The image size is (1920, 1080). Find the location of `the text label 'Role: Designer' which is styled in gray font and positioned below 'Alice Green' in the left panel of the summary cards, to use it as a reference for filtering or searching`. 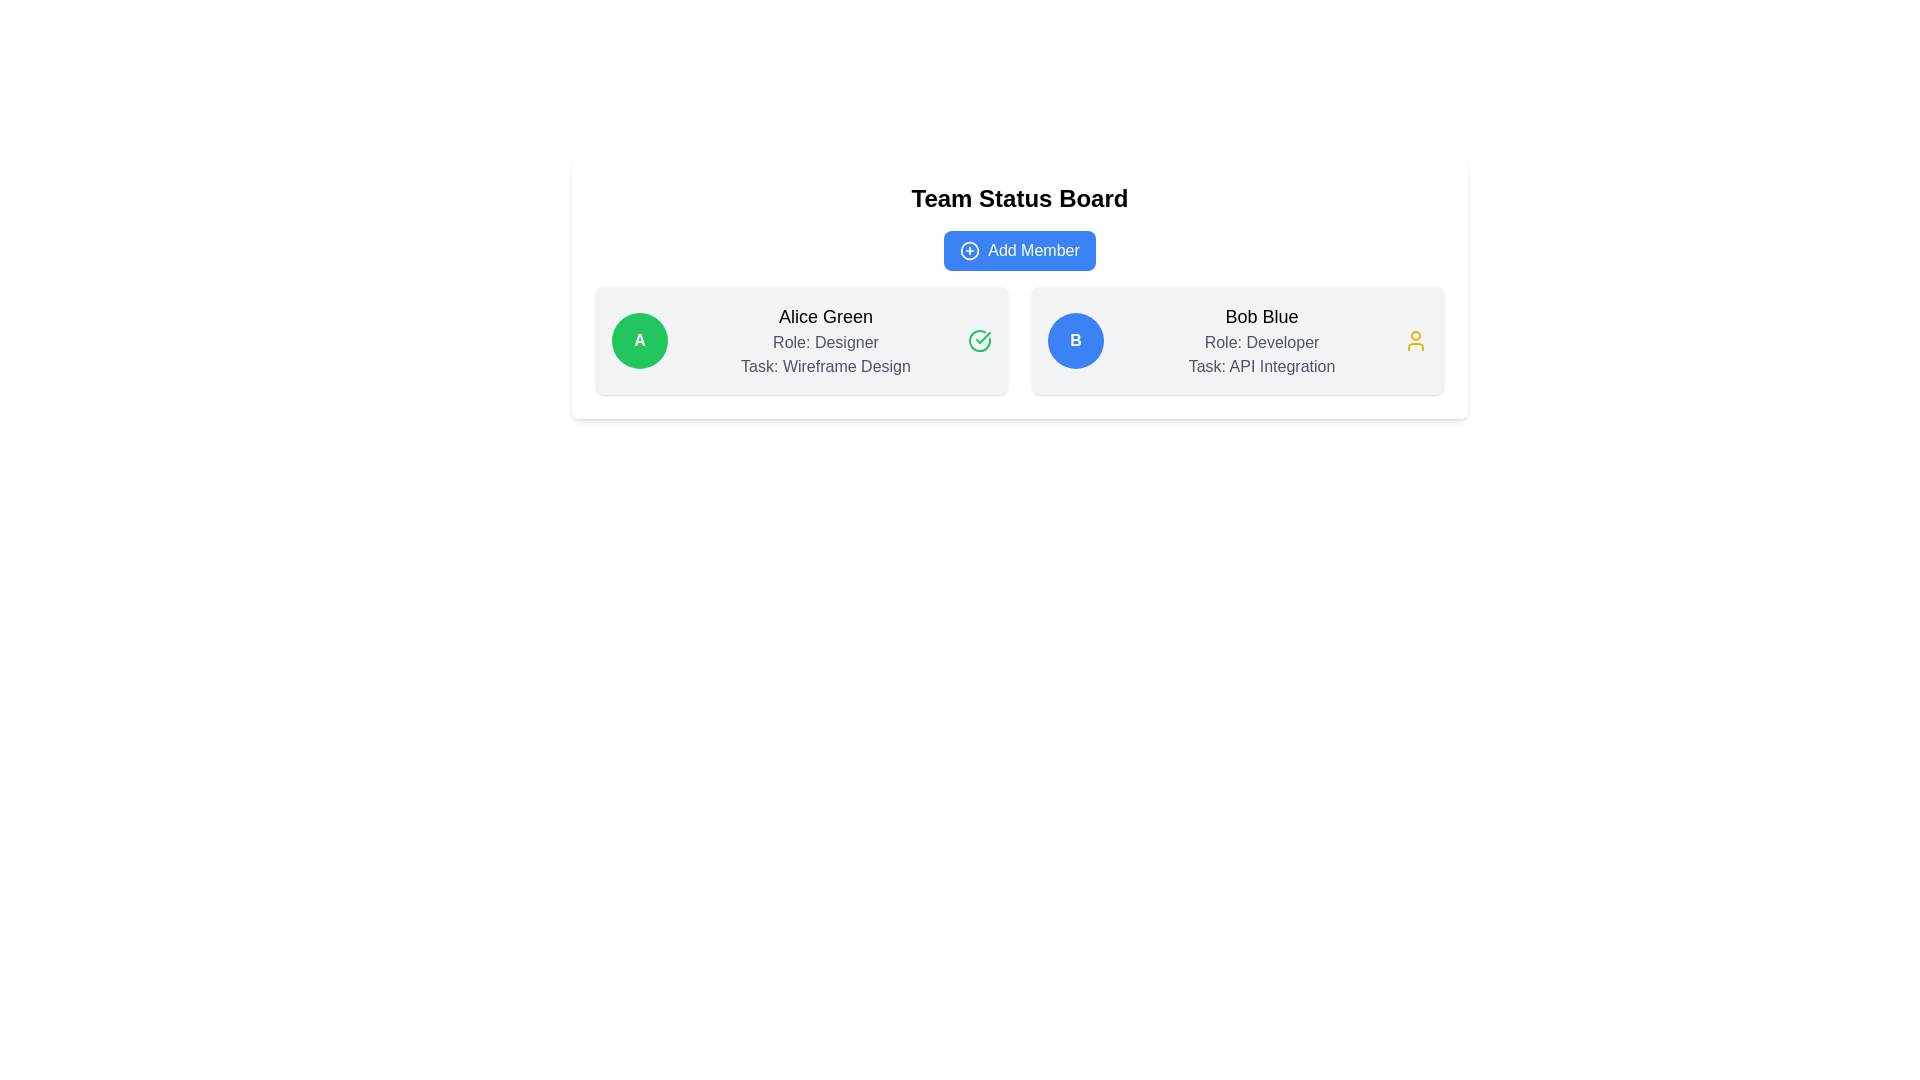

the text label 'Role: Designer' which is styled in gray font and positioned below 'Alice Green' in the left panel of the summary cards, to use it as a reference for filtering or searching is located at coordinates (825, 342).